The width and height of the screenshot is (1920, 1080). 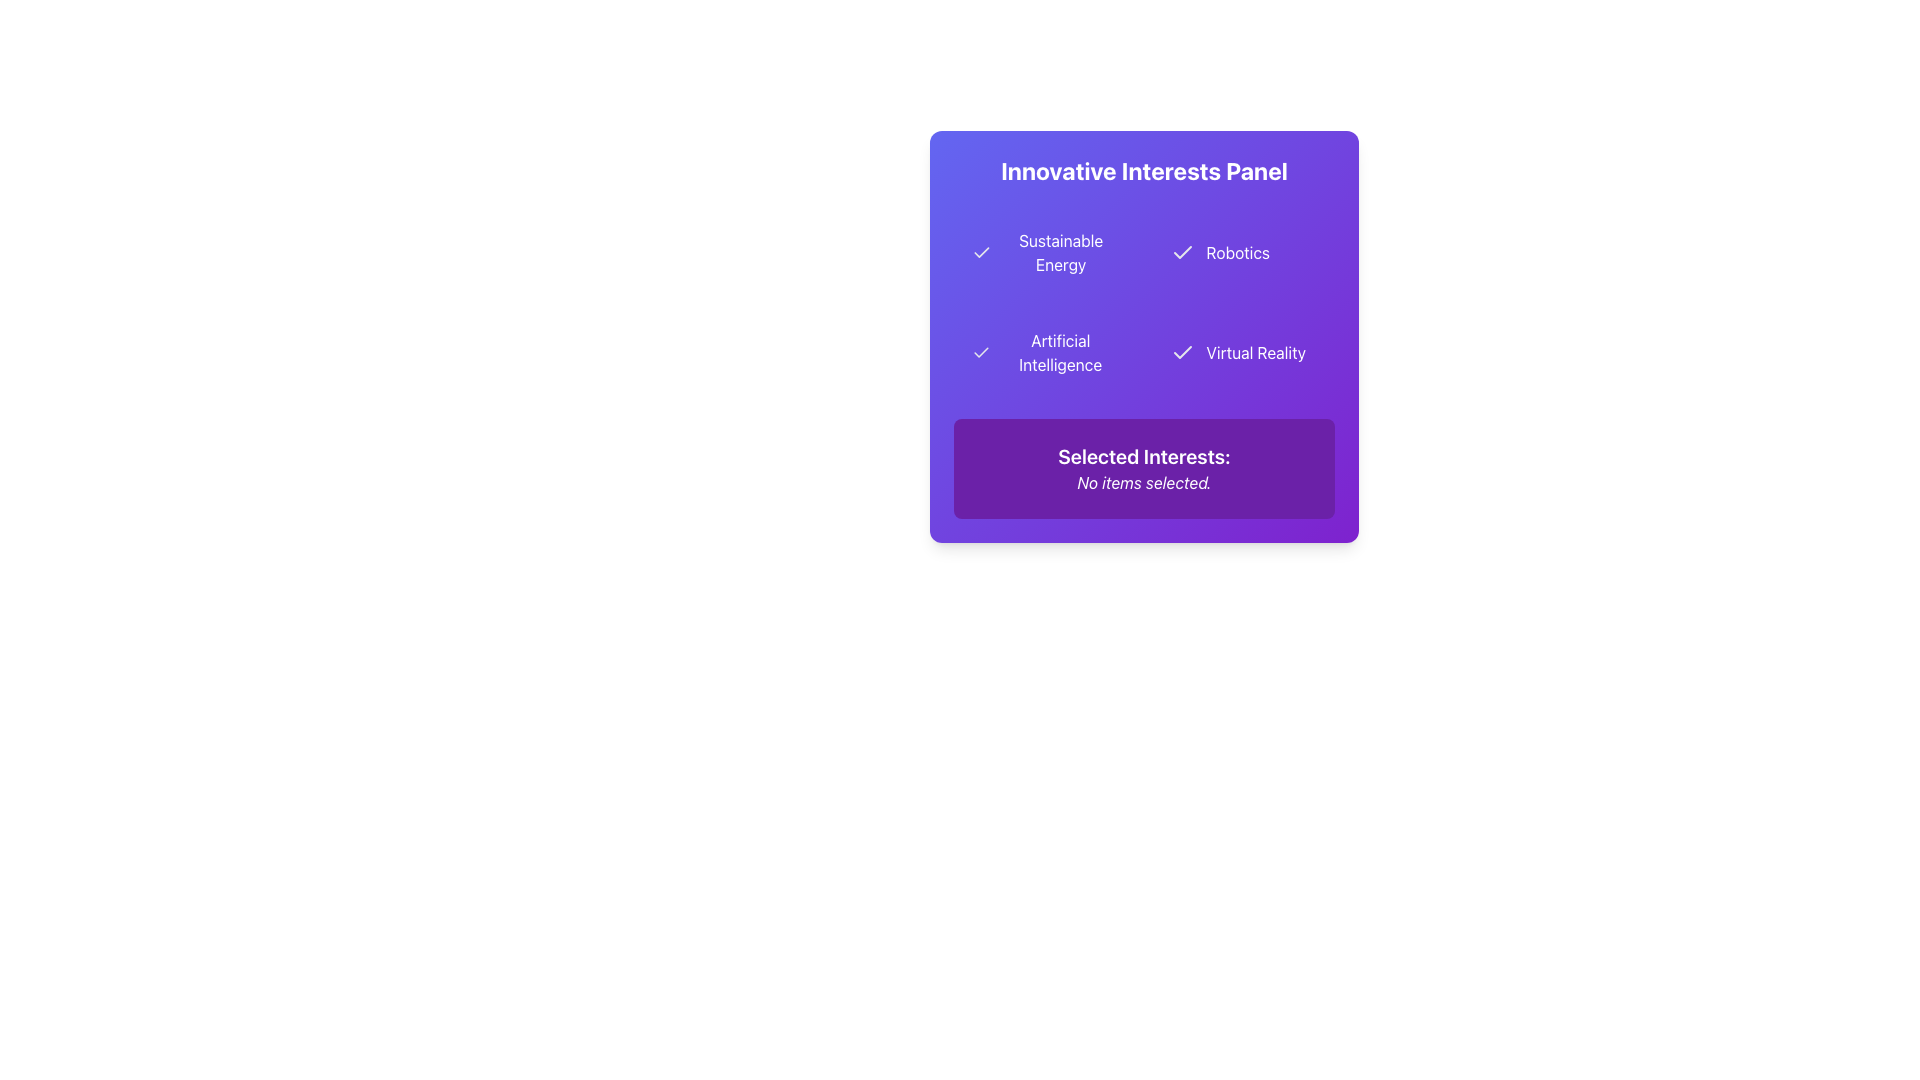 What do you see at coordinates (981, 352) in the screenshot?
I see `the checkmark icon that indicates the selection status of the 'Artificial Intelligence' option in the 'Innovative Interests Panel'` at bounding box center [981, 352].